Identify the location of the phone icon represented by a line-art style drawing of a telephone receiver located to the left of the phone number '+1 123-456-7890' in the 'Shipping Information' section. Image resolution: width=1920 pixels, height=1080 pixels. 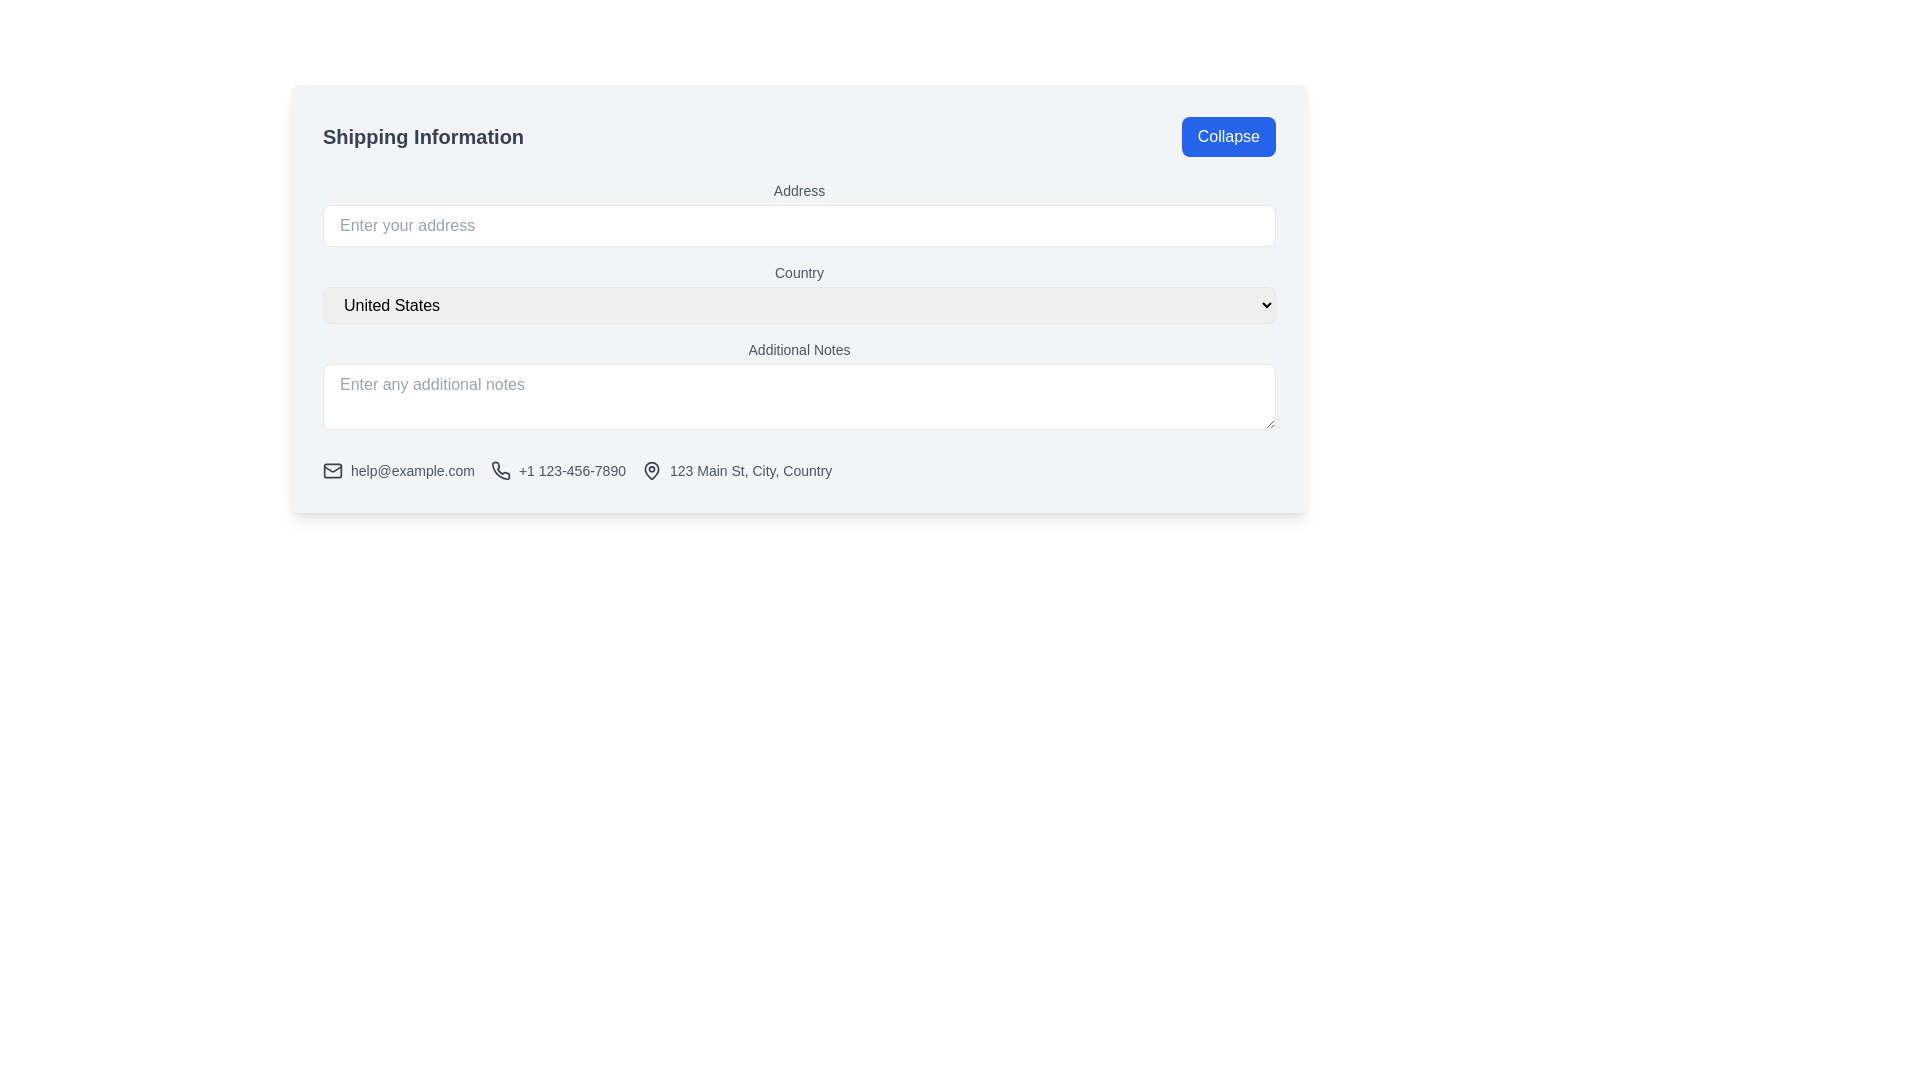
(500, 470).